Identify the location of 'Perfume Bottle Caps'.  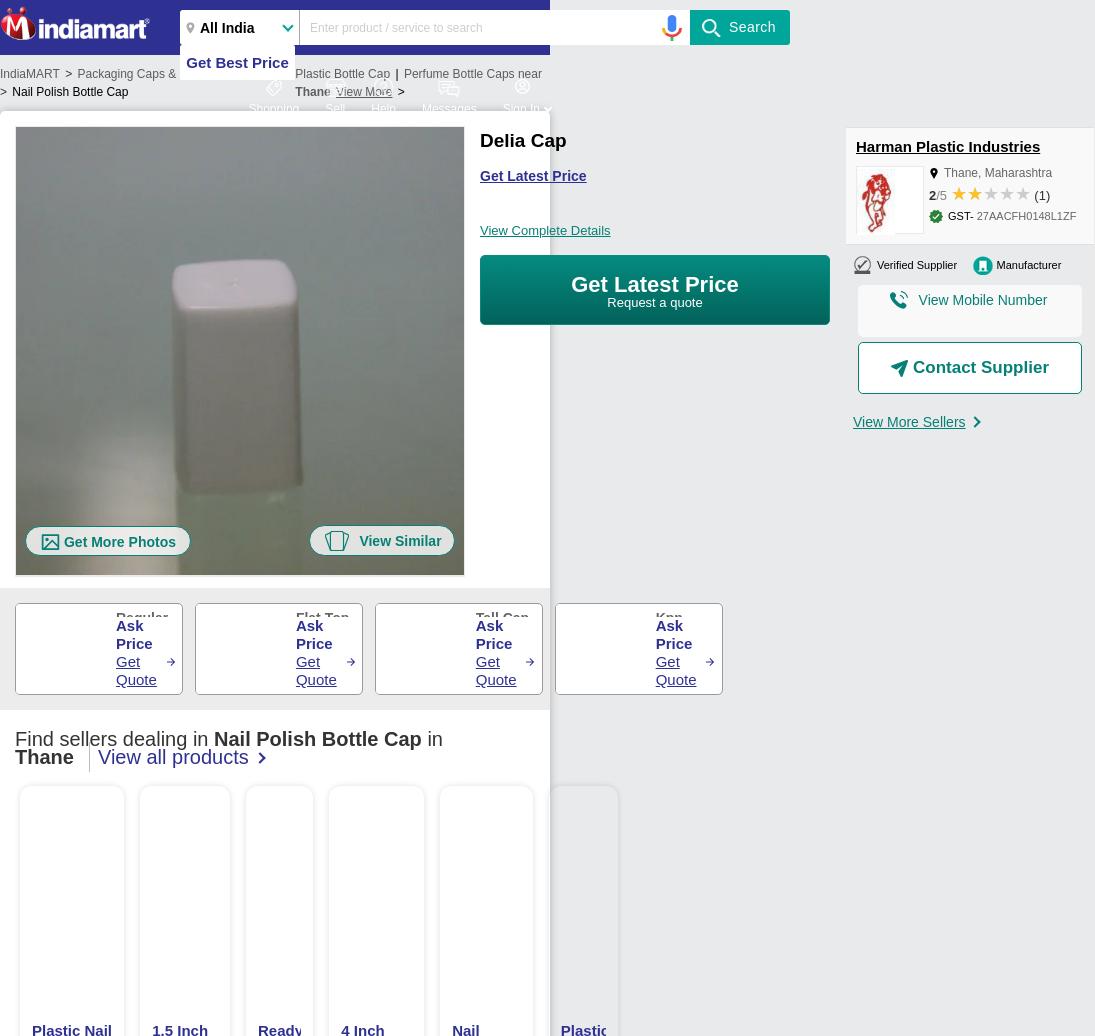
(457, 73).